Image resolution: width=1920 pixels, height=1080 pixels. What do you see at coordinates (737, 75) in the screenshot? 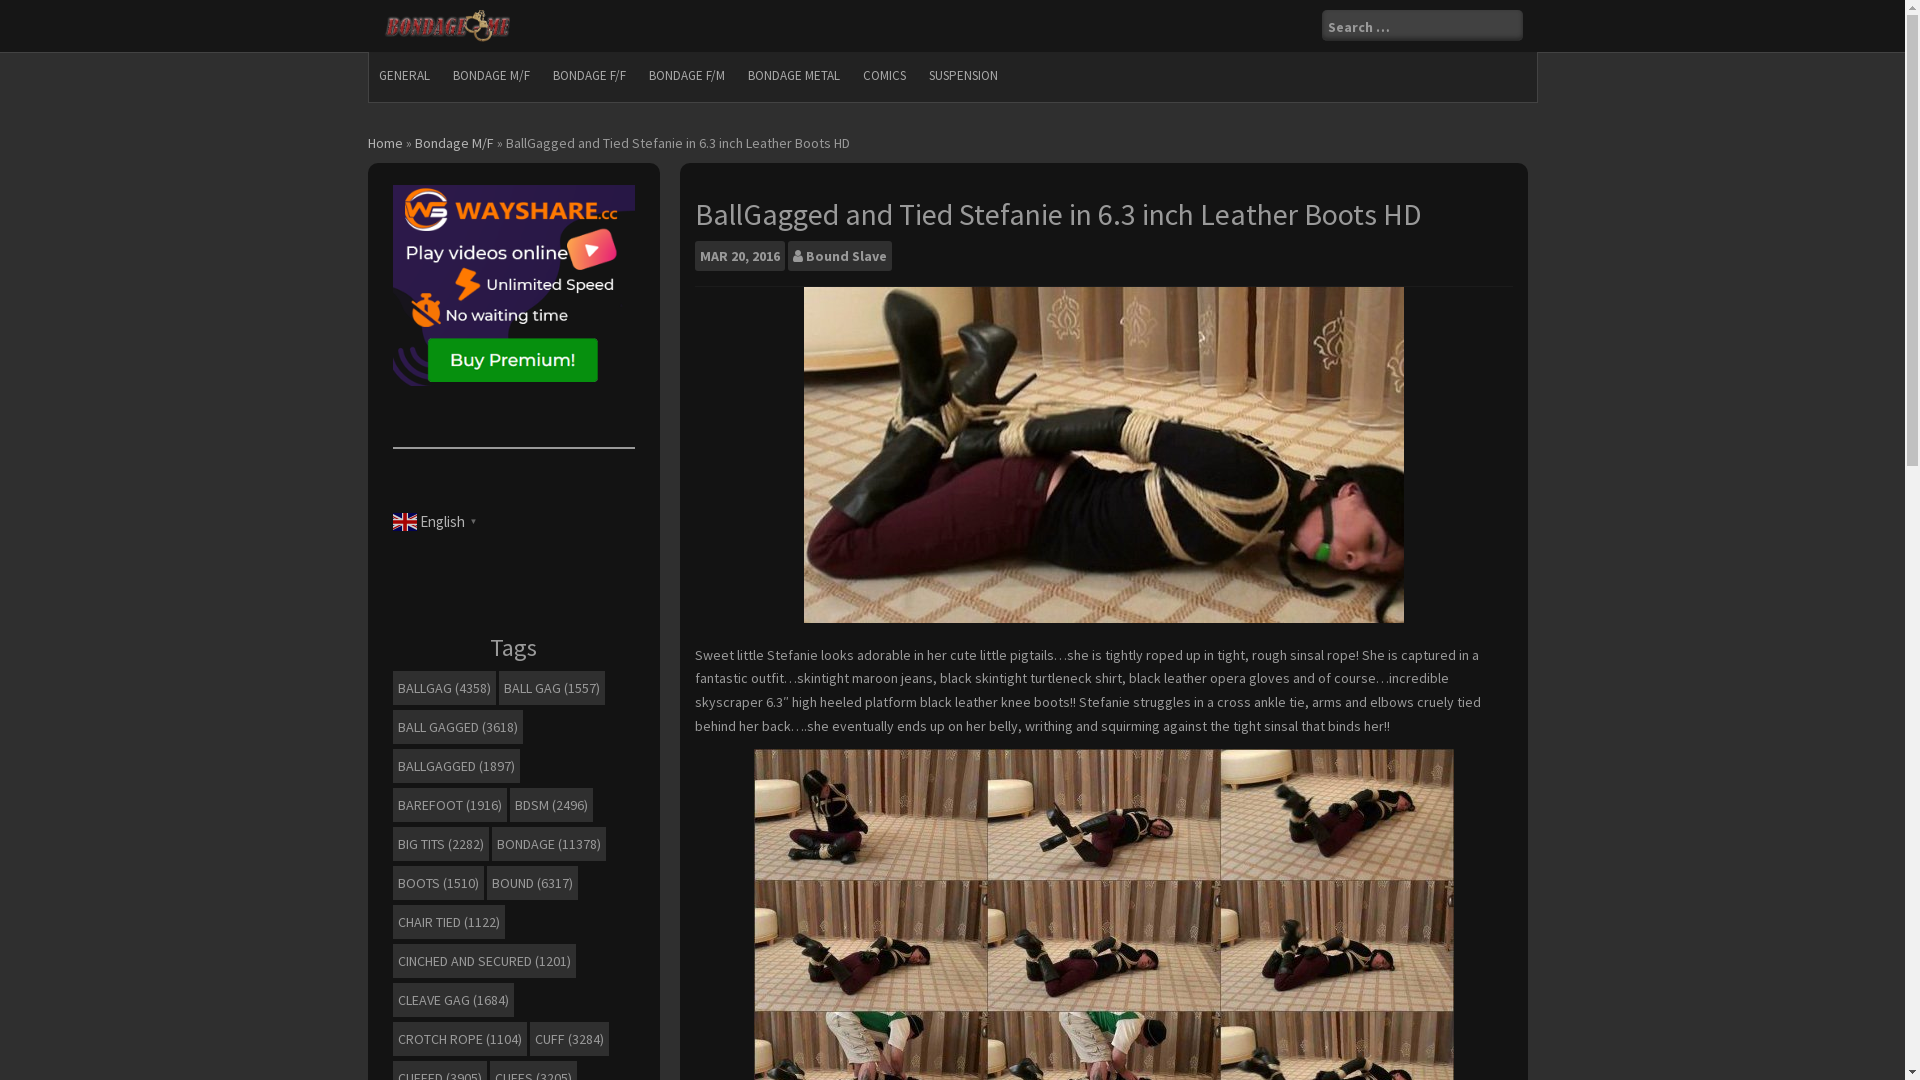
I see `'BONDAGE METAL'` at bounding box center [737, 75].